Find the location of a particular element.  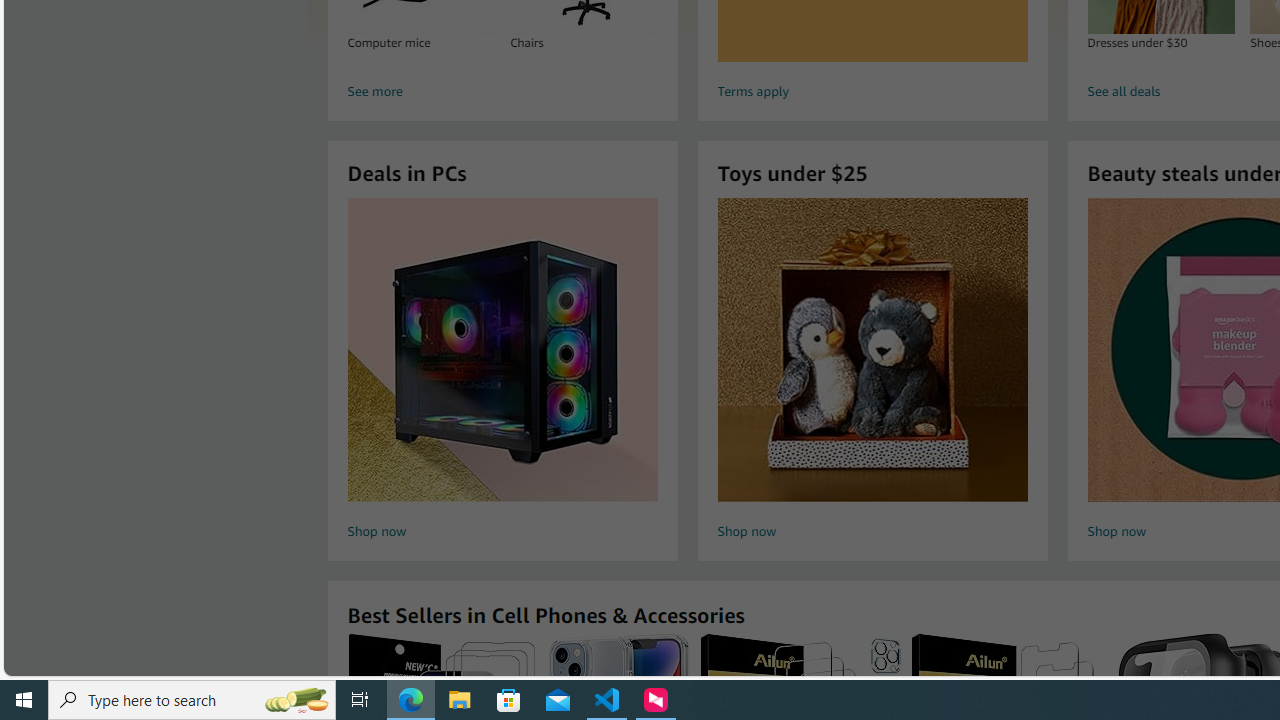

'Toys under $25' is located at coordinates (872, 348).